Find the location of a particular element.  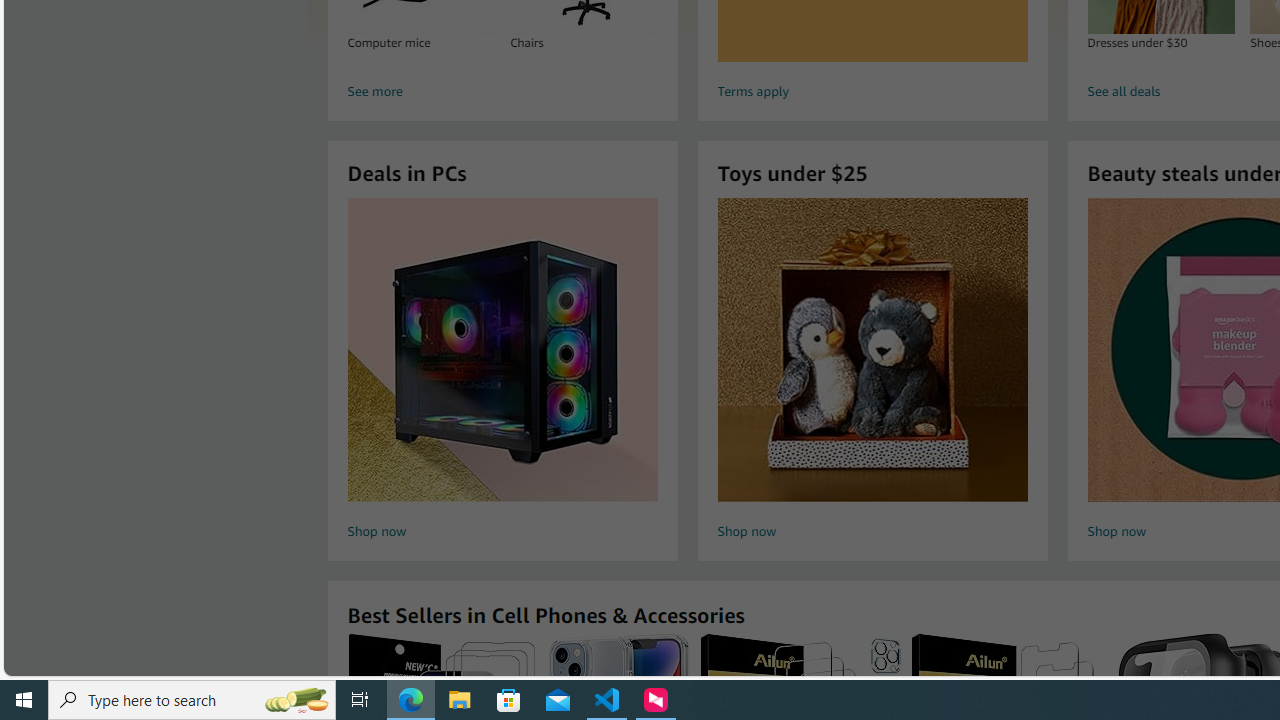

'Toys under $25' is located at coordinates (872, 348).